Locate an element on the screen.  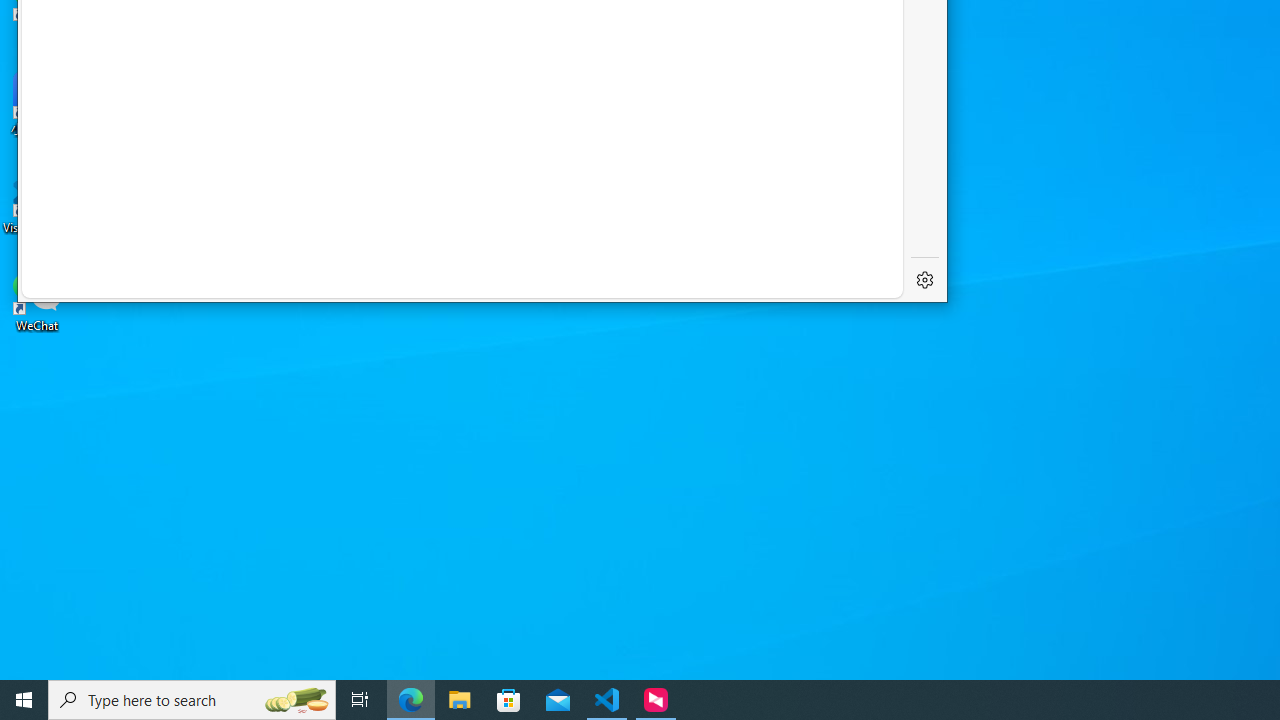
'Start' is located at coordinates (24, 698).